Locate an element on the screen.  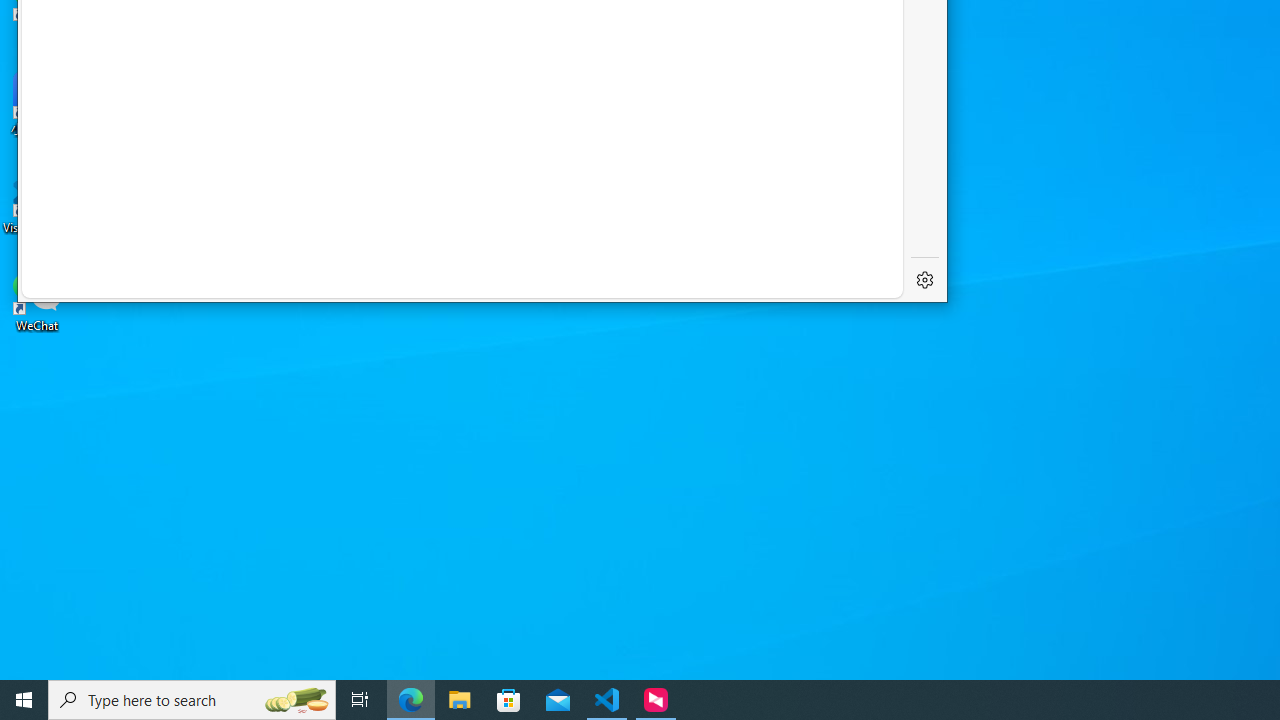
'Start' is located at coordinates (24, 698).